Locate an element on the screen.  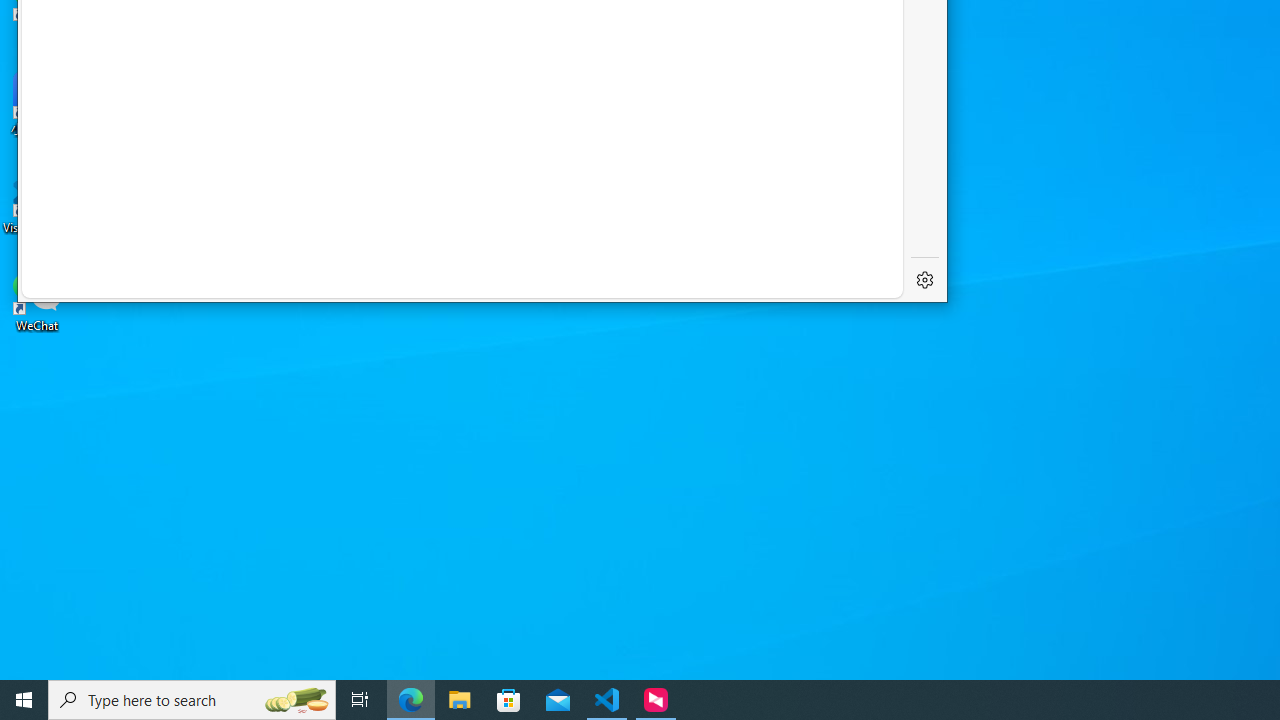
'Start' is located at coordinates (24, 698).